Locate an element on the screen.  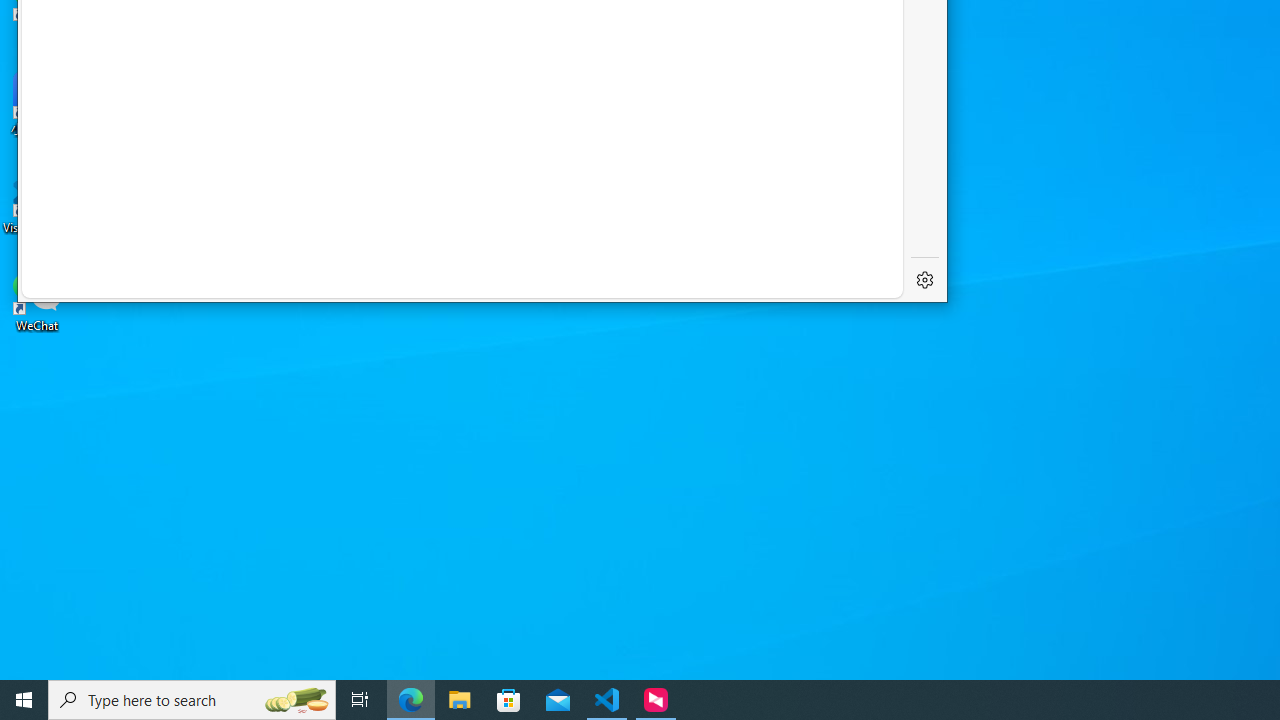
'Start' is located at coordinates (24, 698).